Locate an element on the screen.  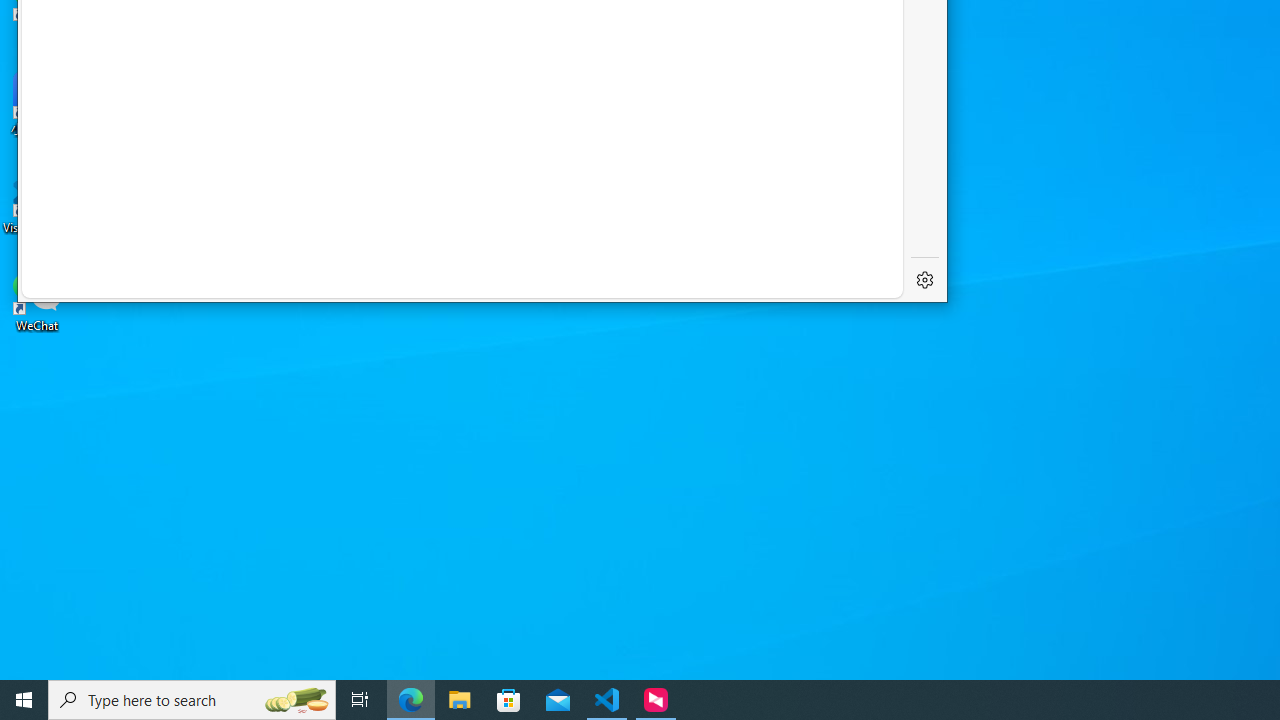
'Start' is located at coordinates (24, 698).